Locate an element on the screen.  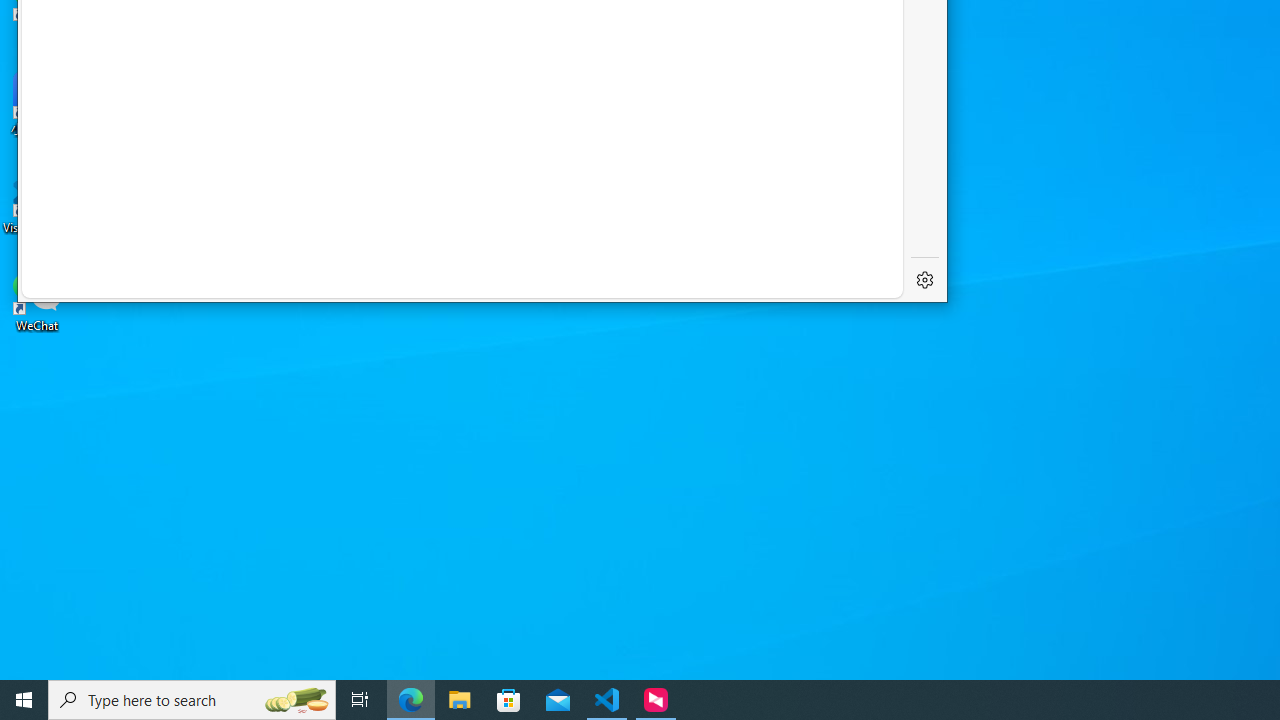
'Start' is located at coordinates (24, 698).